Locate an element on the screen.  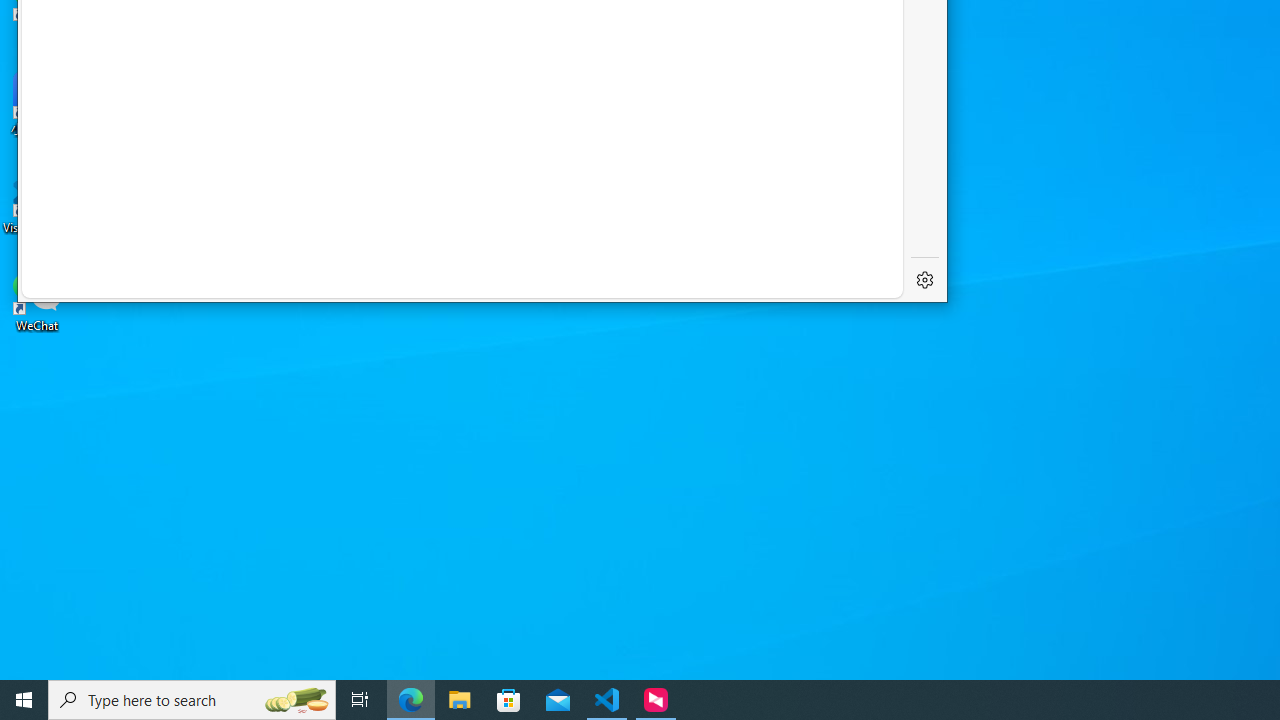
'Start' is located at coordinates (24, 698).